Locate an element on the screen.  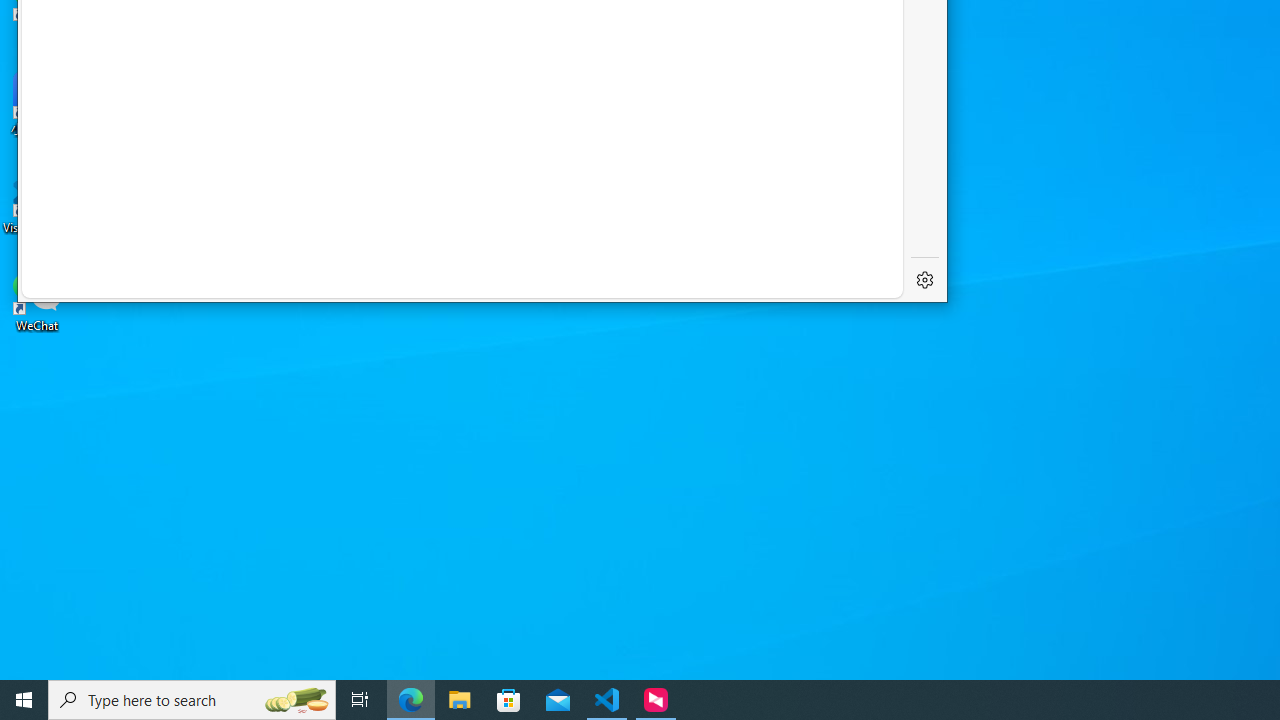
'Start' is located at coordinates (24, 698).